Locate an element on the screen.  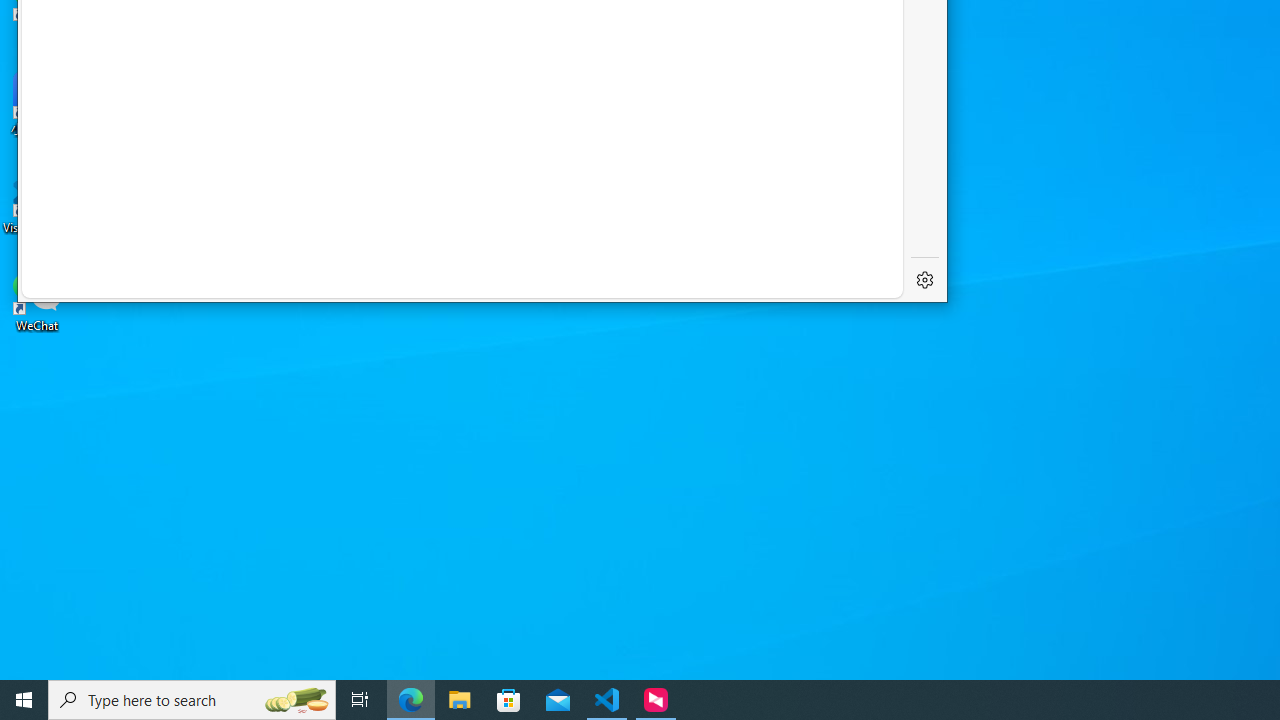
'Start' is located at coordinates (24, 698).